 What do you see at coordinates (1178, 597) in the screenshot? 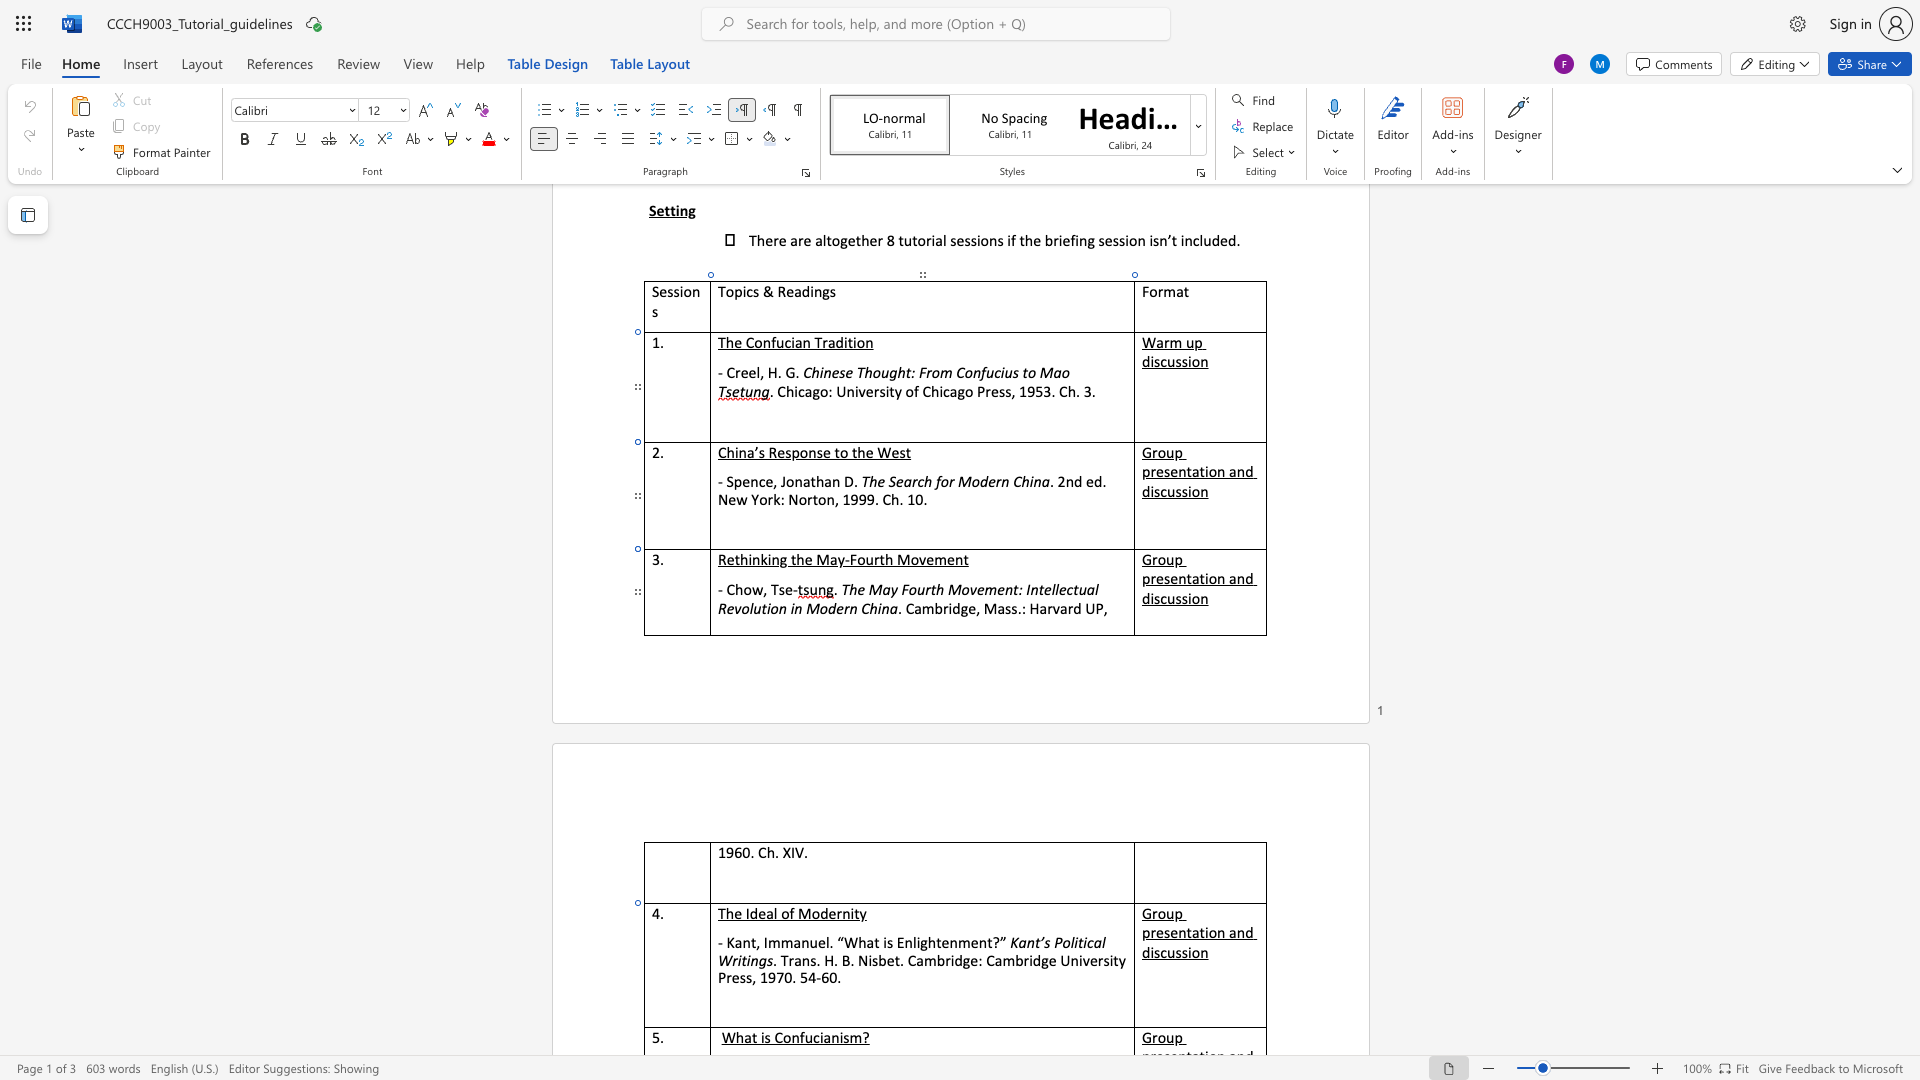
I see `the 3th character "s" in the text` at bounding box center [1178, 597].